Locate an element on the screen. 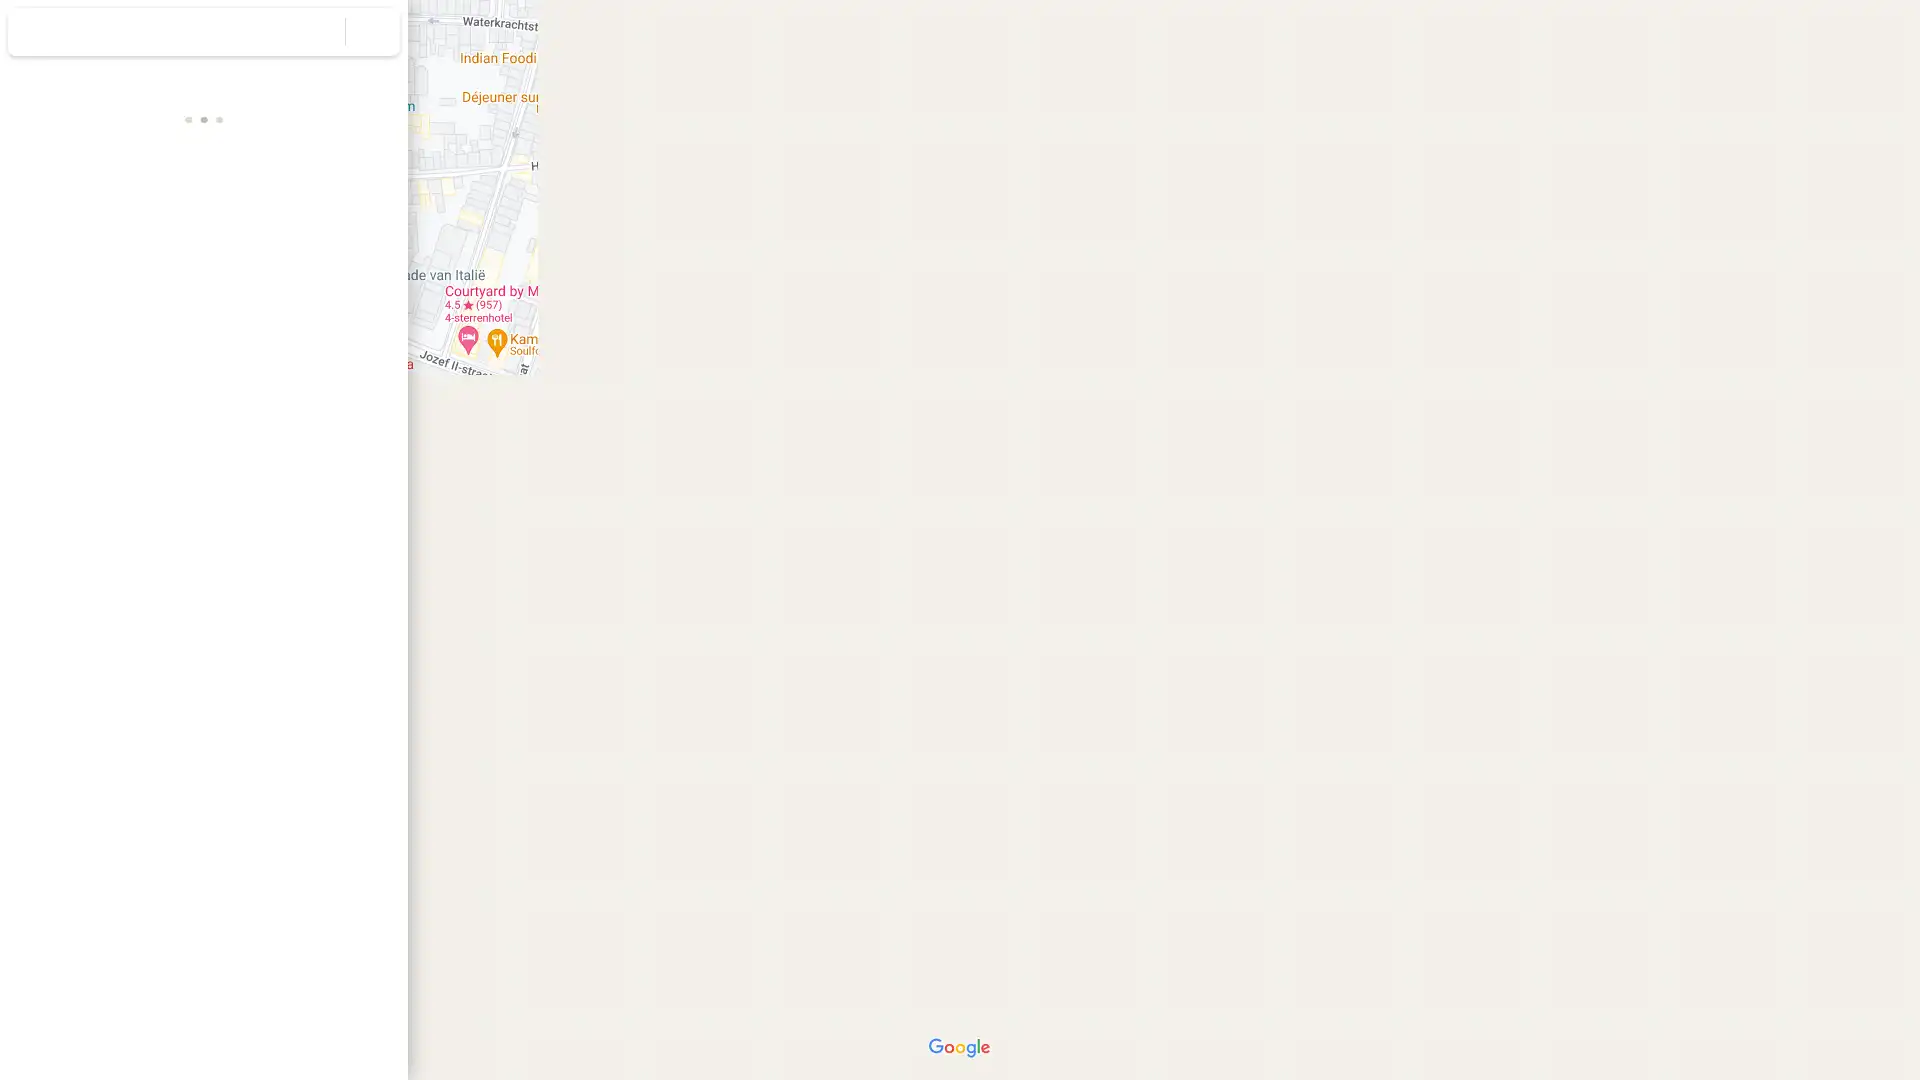  Zoekopdracht wissen is located at coordinates (373, 31).